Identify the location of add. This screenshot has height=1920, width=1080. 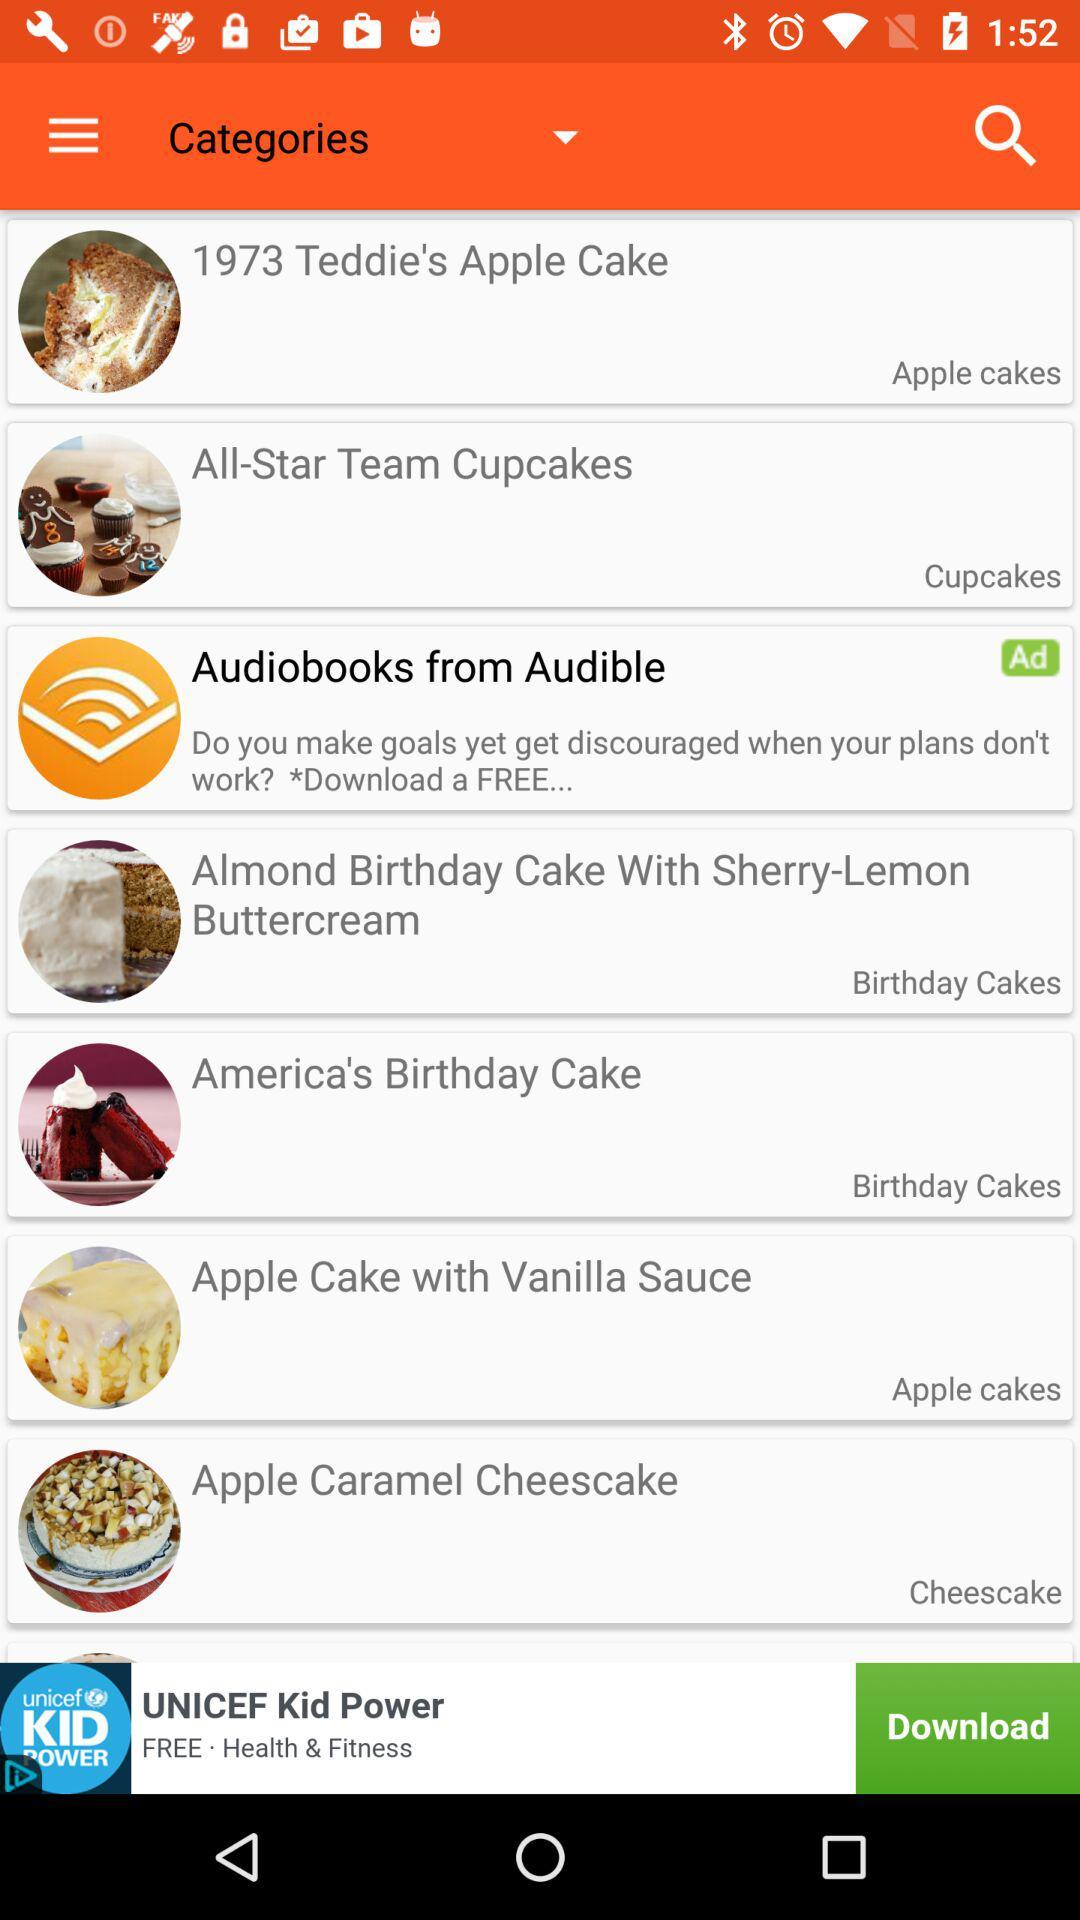
(99, 718).